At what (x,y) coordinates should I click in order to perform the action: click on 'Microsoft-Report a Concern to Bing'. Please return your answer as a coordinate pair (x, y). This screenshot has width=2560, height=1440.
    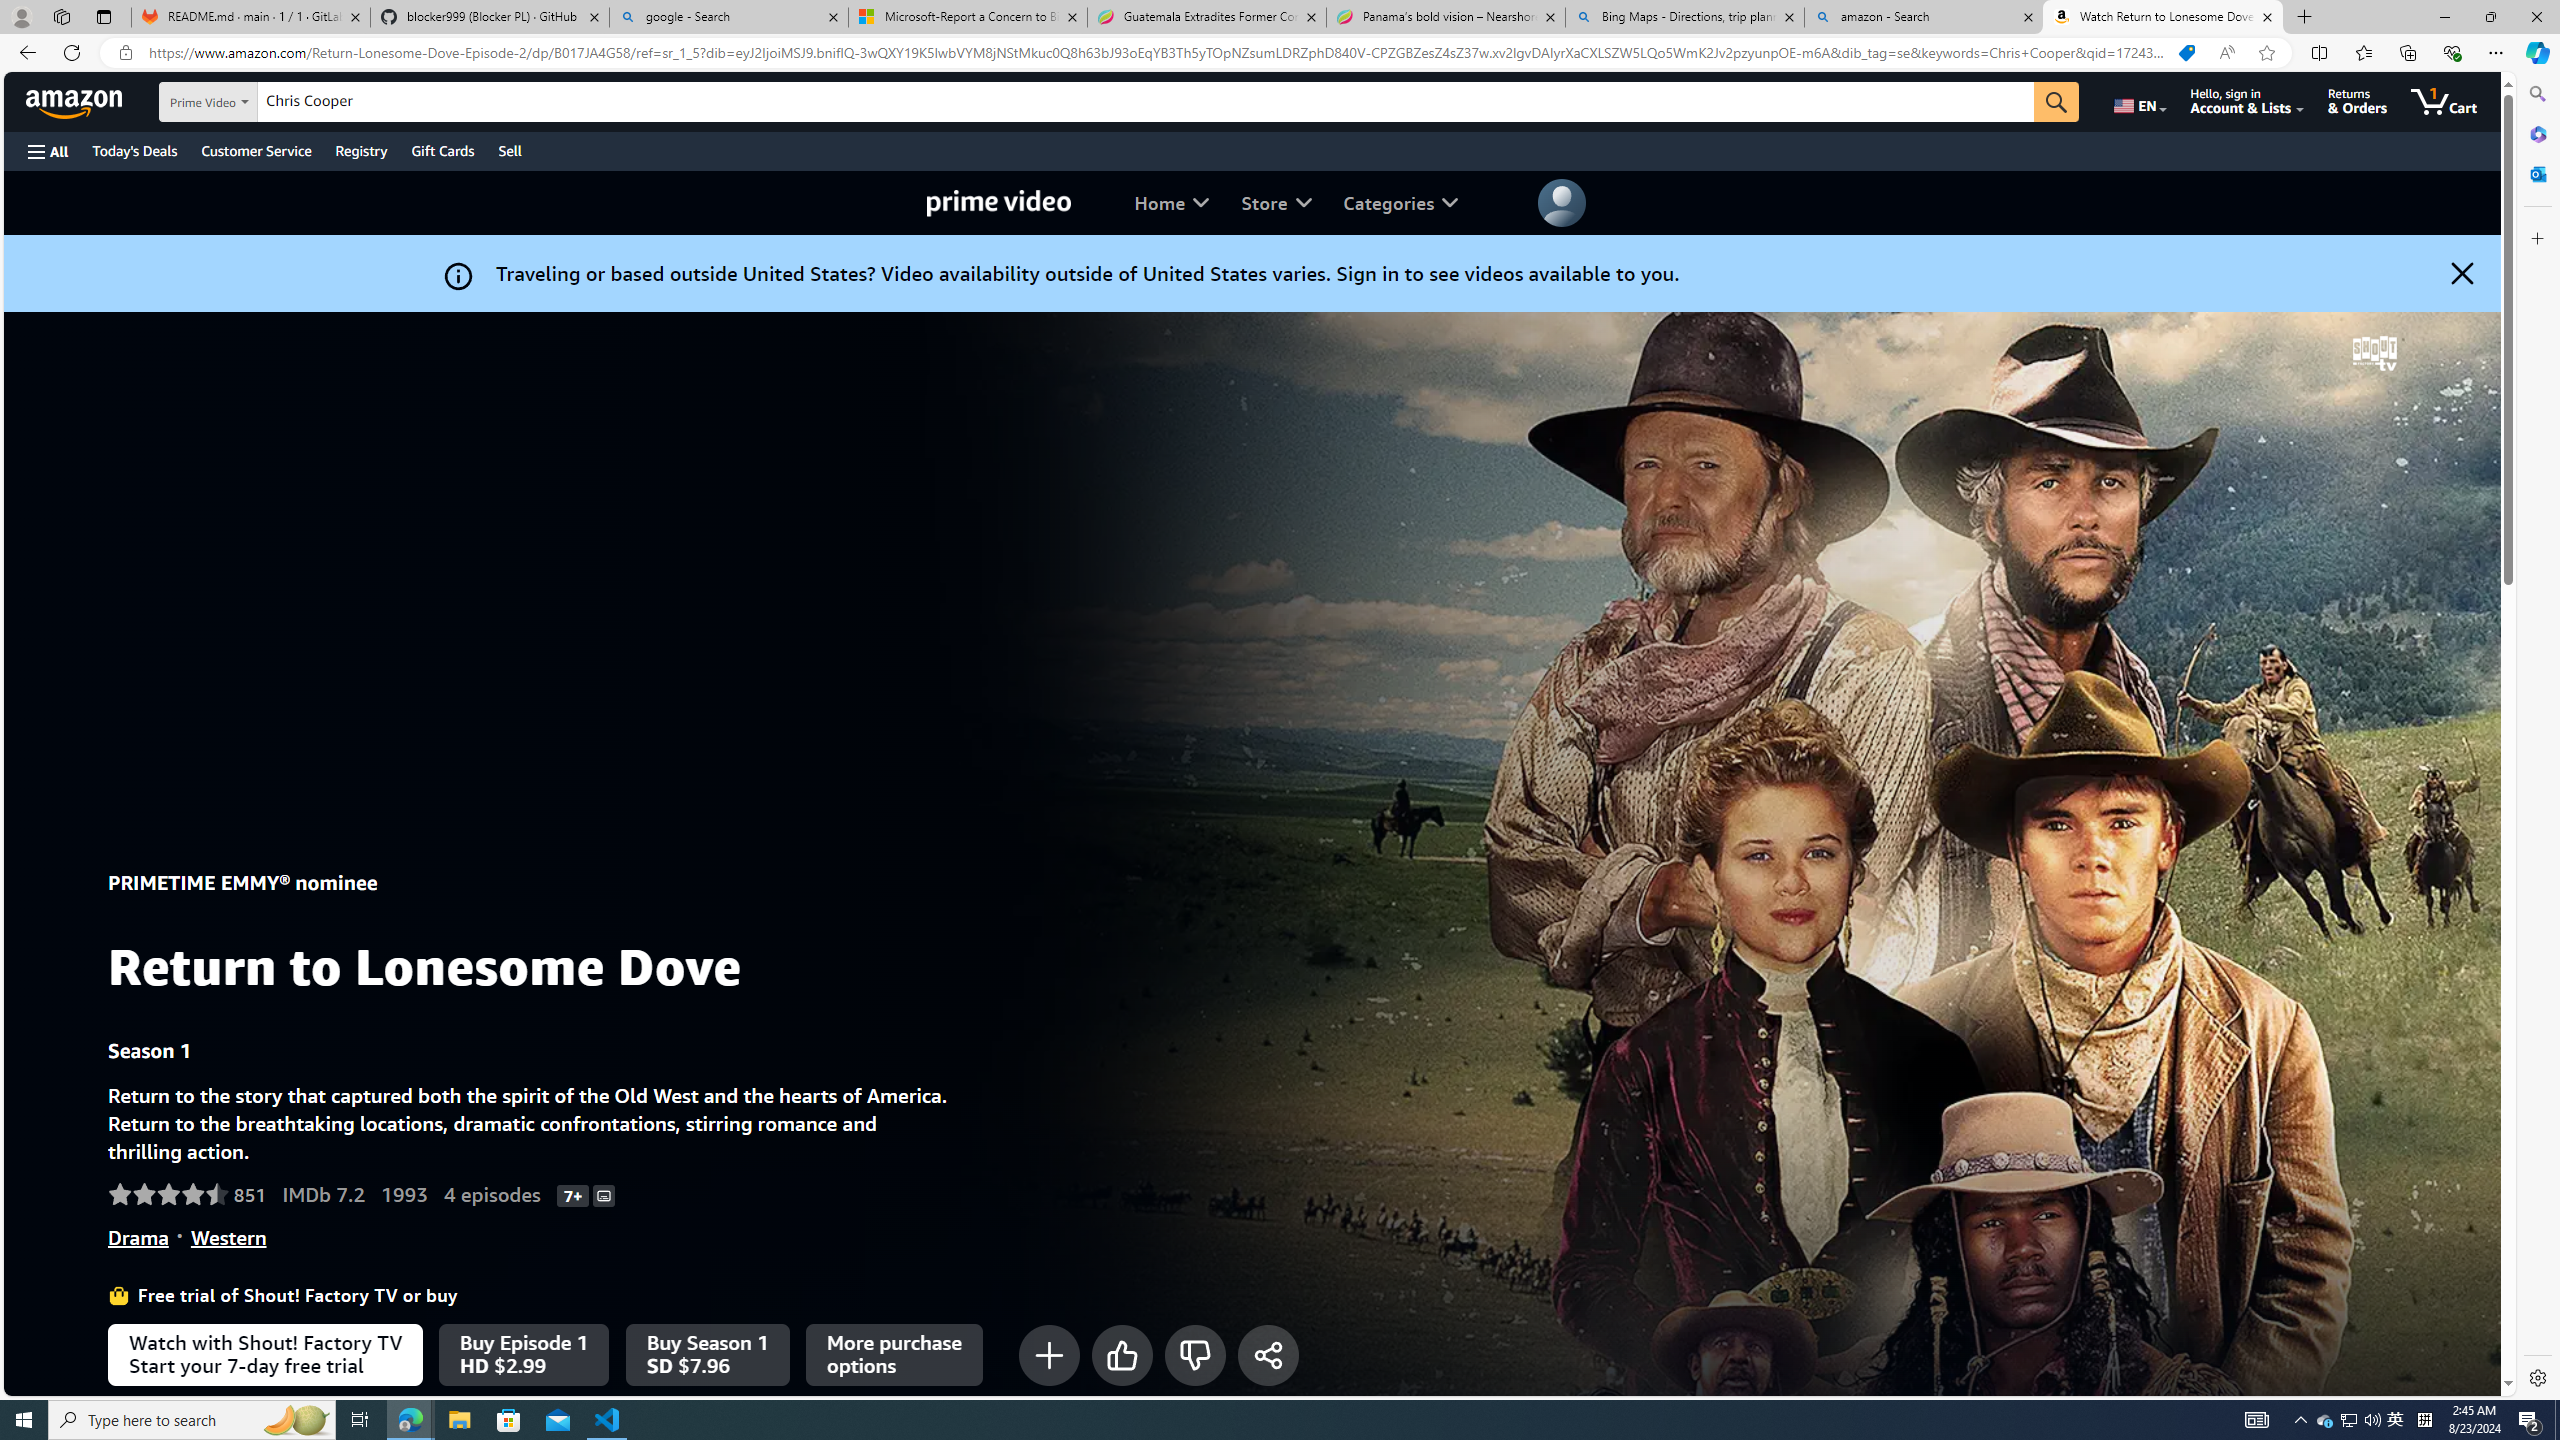
    Looking at the image, I should click on (966, 16).